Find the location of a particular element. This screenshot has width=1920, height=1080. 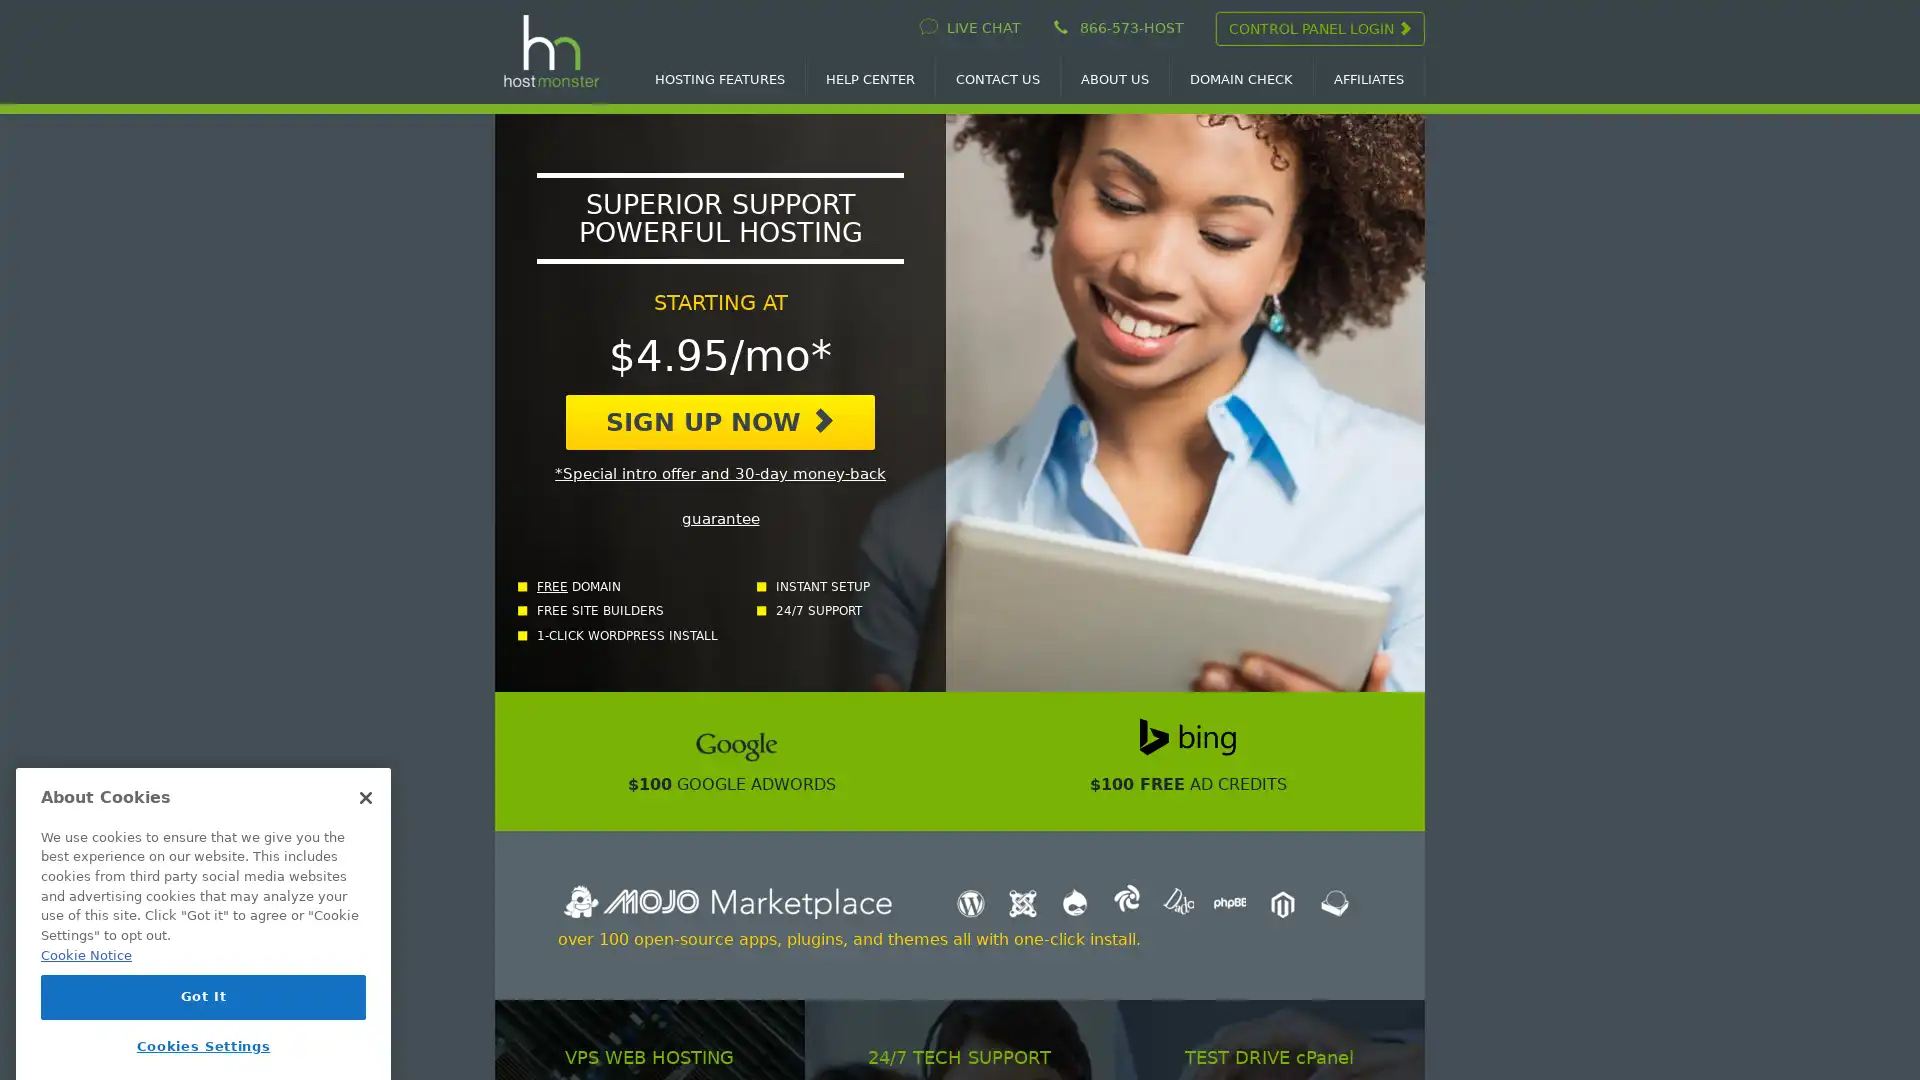

Close is located at coordinates (365, 763).